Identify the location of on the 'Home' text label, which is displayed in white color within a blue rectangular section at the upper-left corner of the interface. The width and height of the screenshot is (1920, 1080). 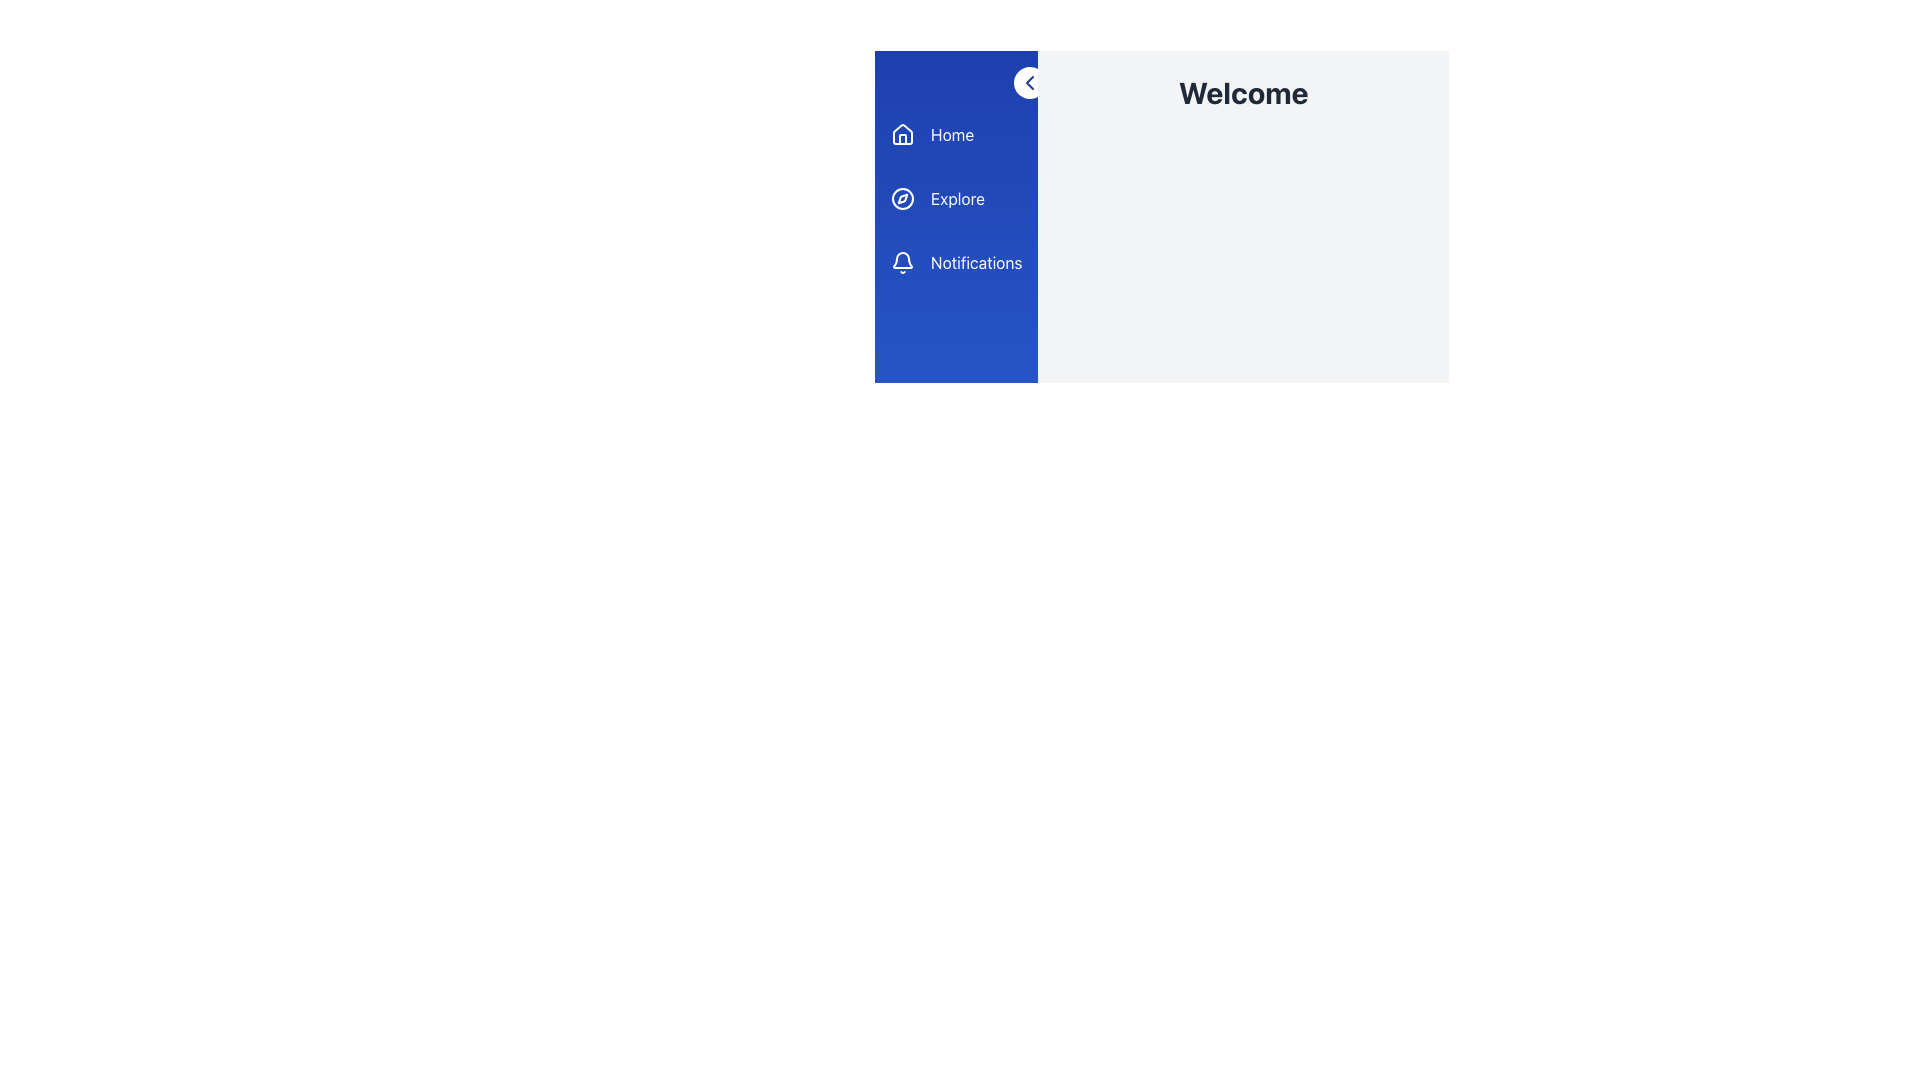
(951, 135).